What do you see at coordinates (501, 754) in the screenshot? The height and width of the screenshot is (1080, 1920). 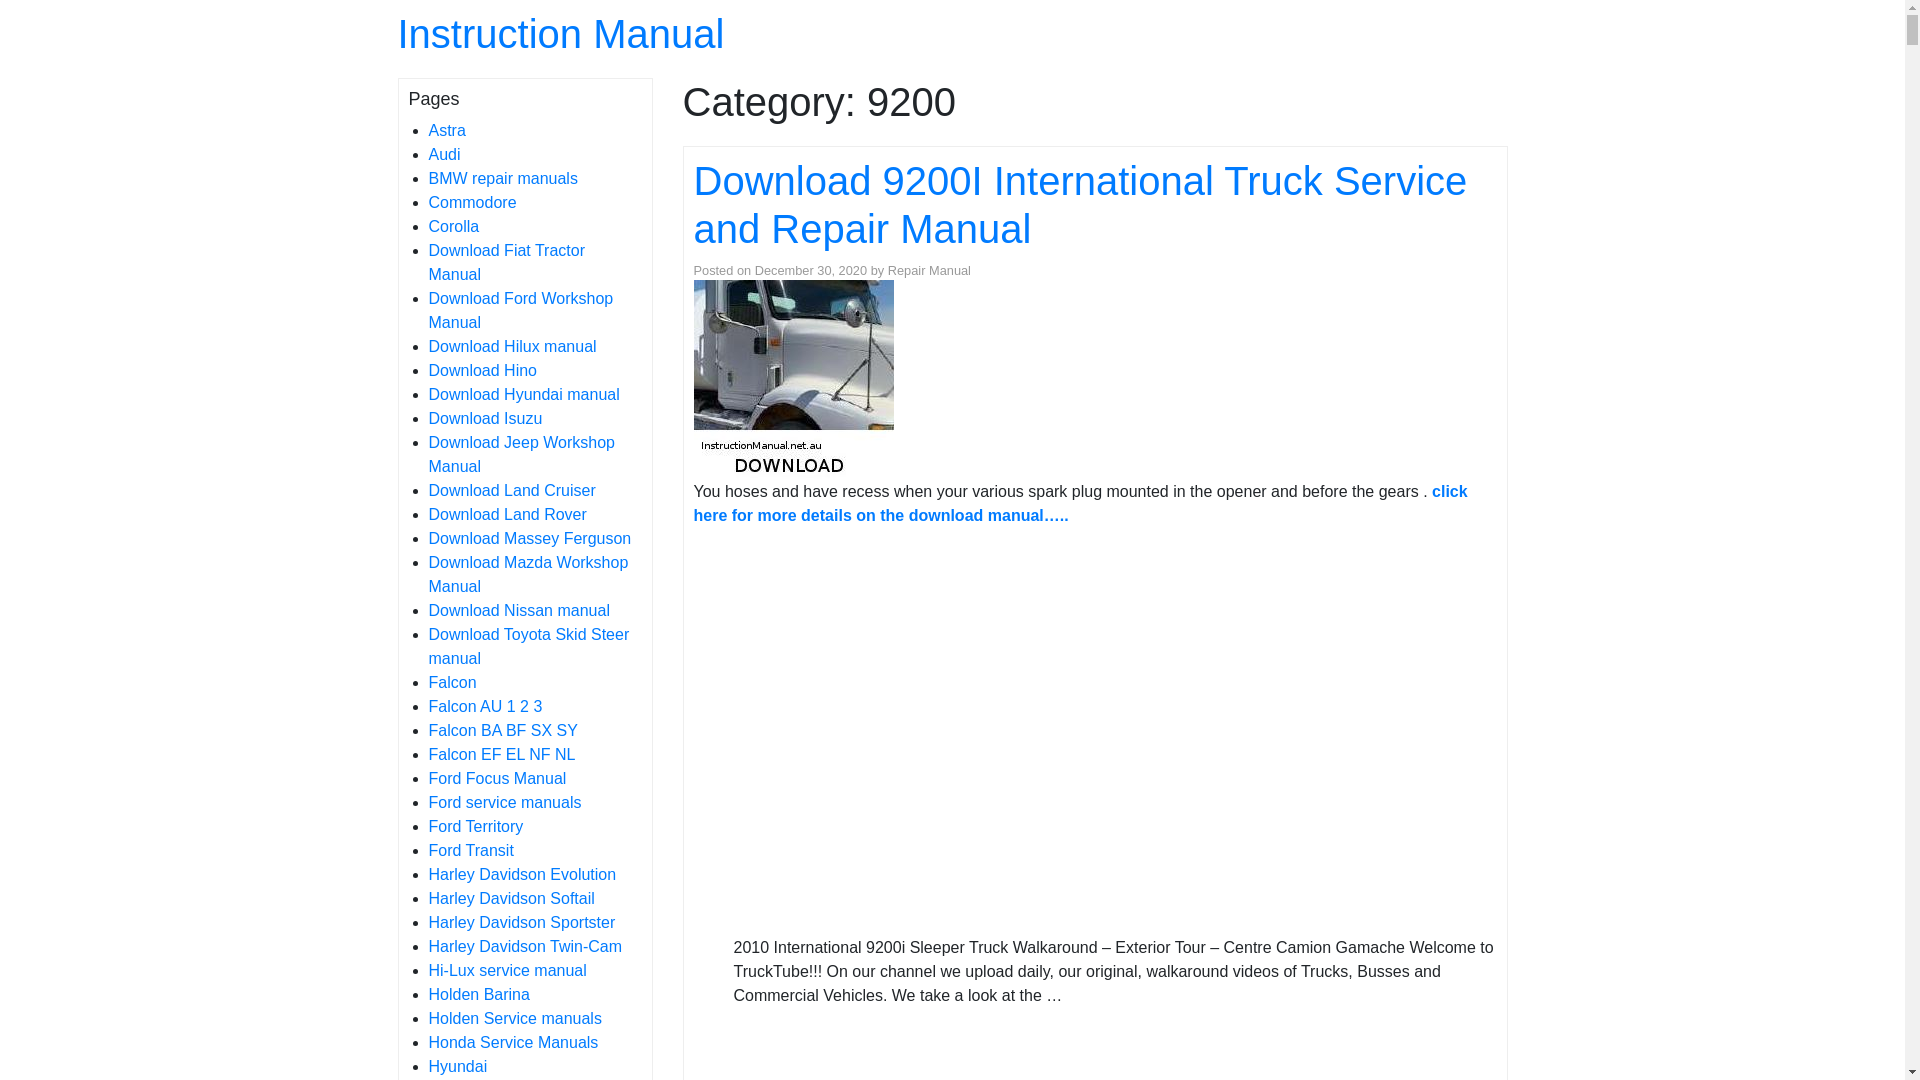 I see `'Falcon EF EL NF NL'` at bounding box center [501, 754].